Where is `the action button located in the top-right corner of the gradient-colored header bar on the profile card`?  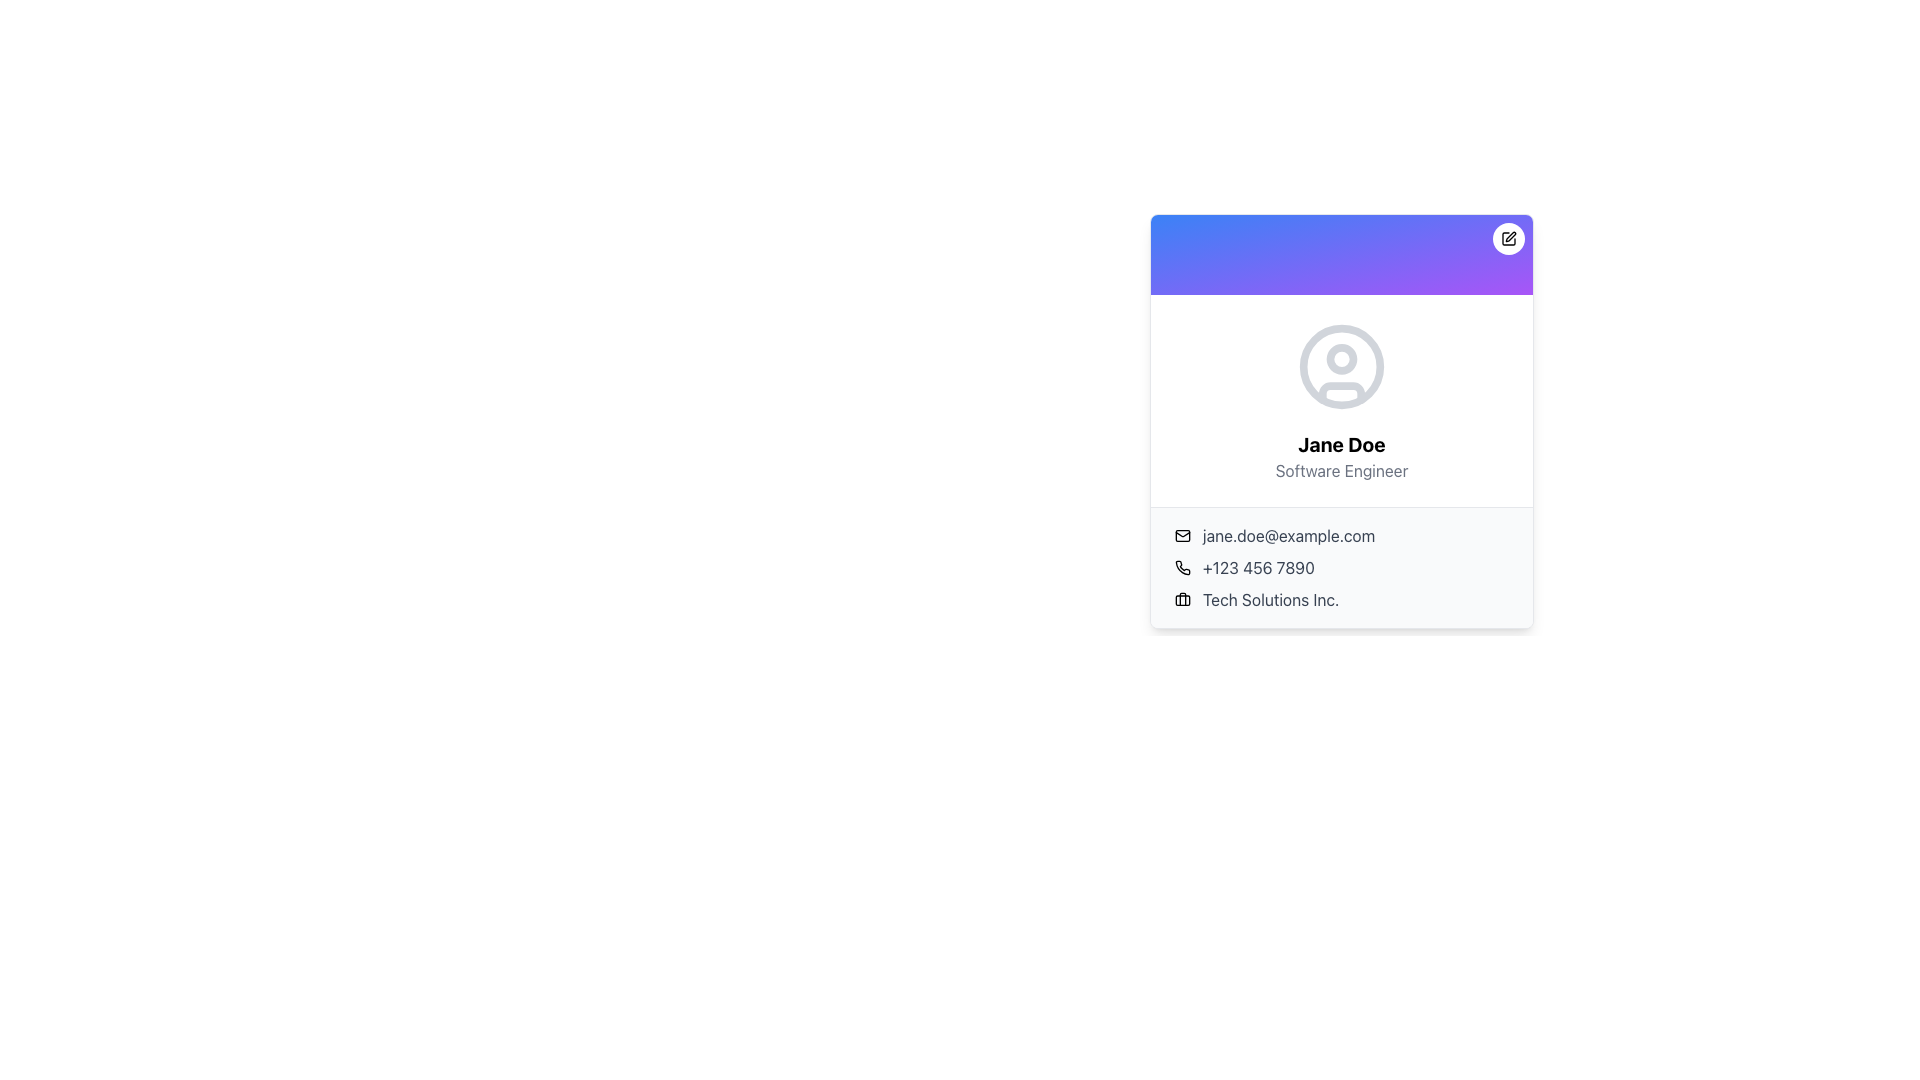 the action button located in the top-right corner of the gradient-colored header bar on the profile card is located at coordinates (1508, 238).